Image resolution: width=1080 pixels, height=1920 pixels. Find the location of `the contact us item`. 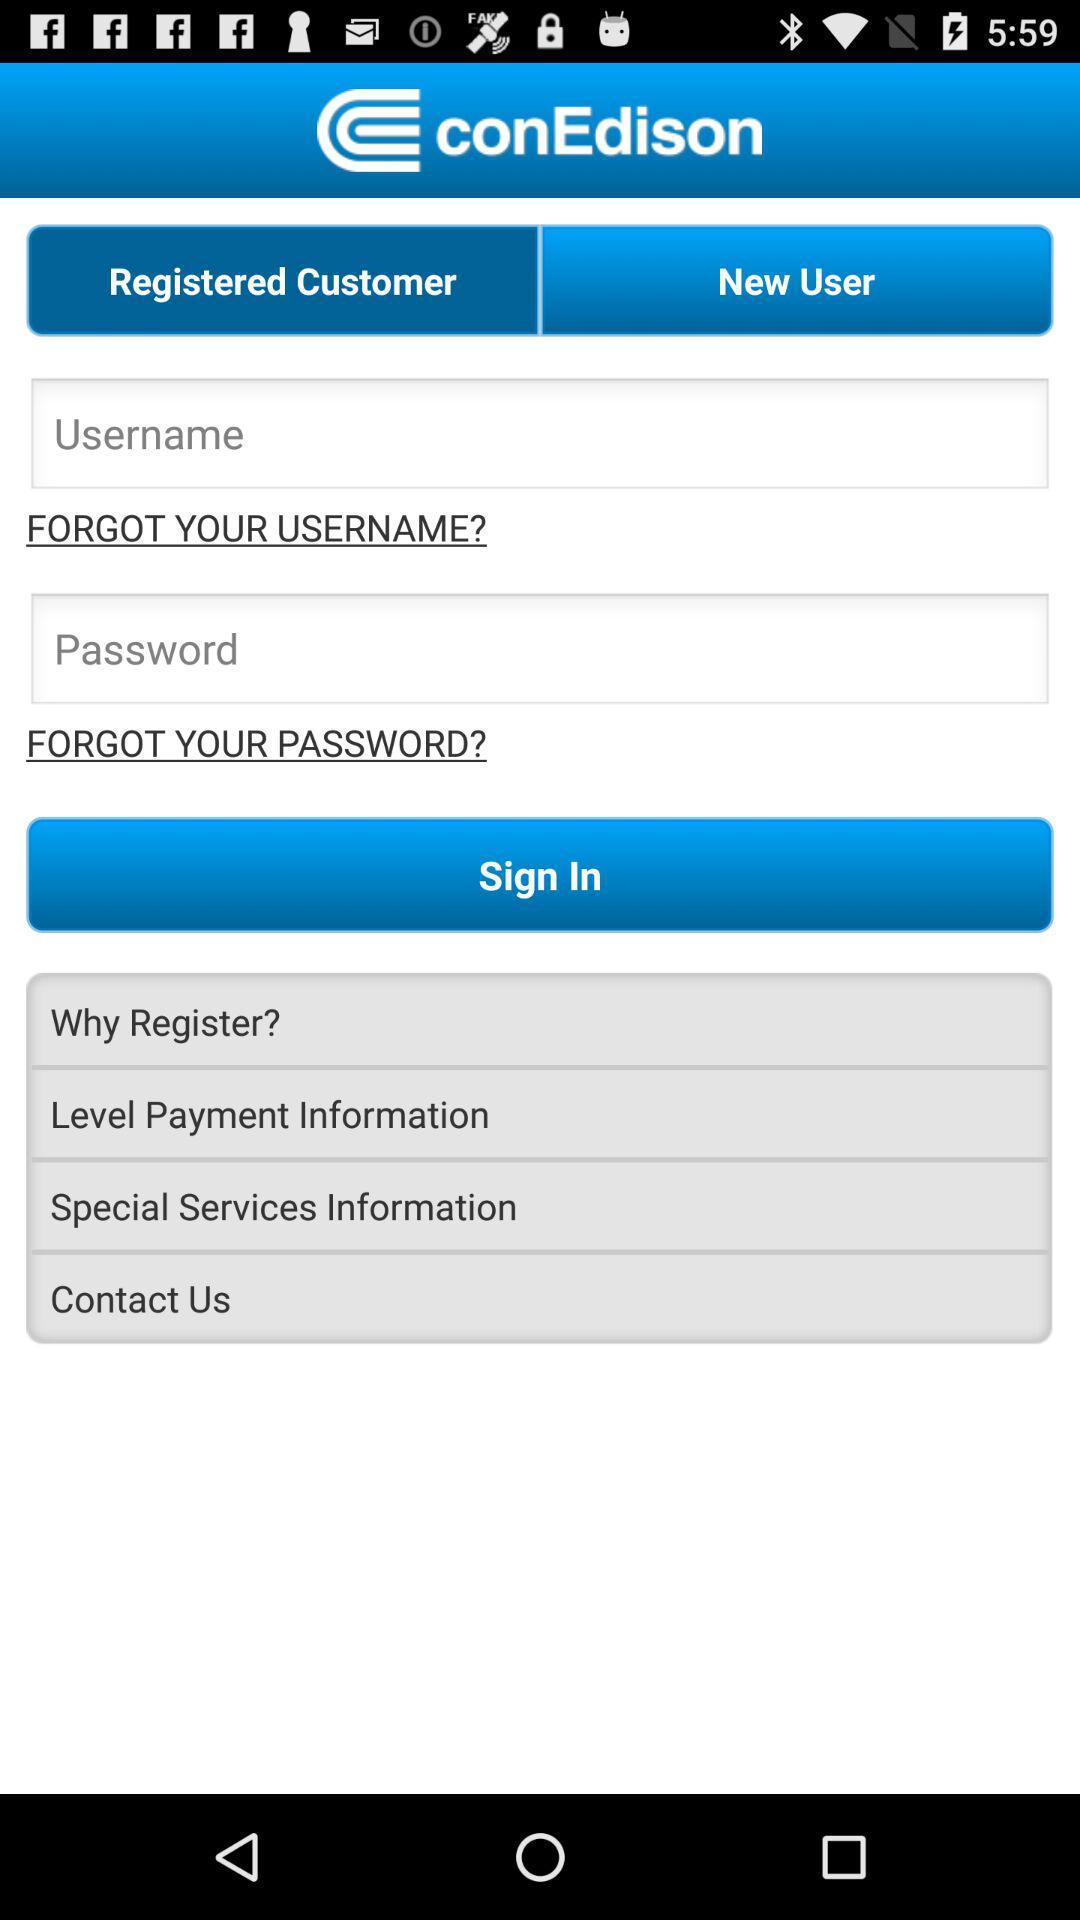

the contact us item is located at coordinates (540, 1298).